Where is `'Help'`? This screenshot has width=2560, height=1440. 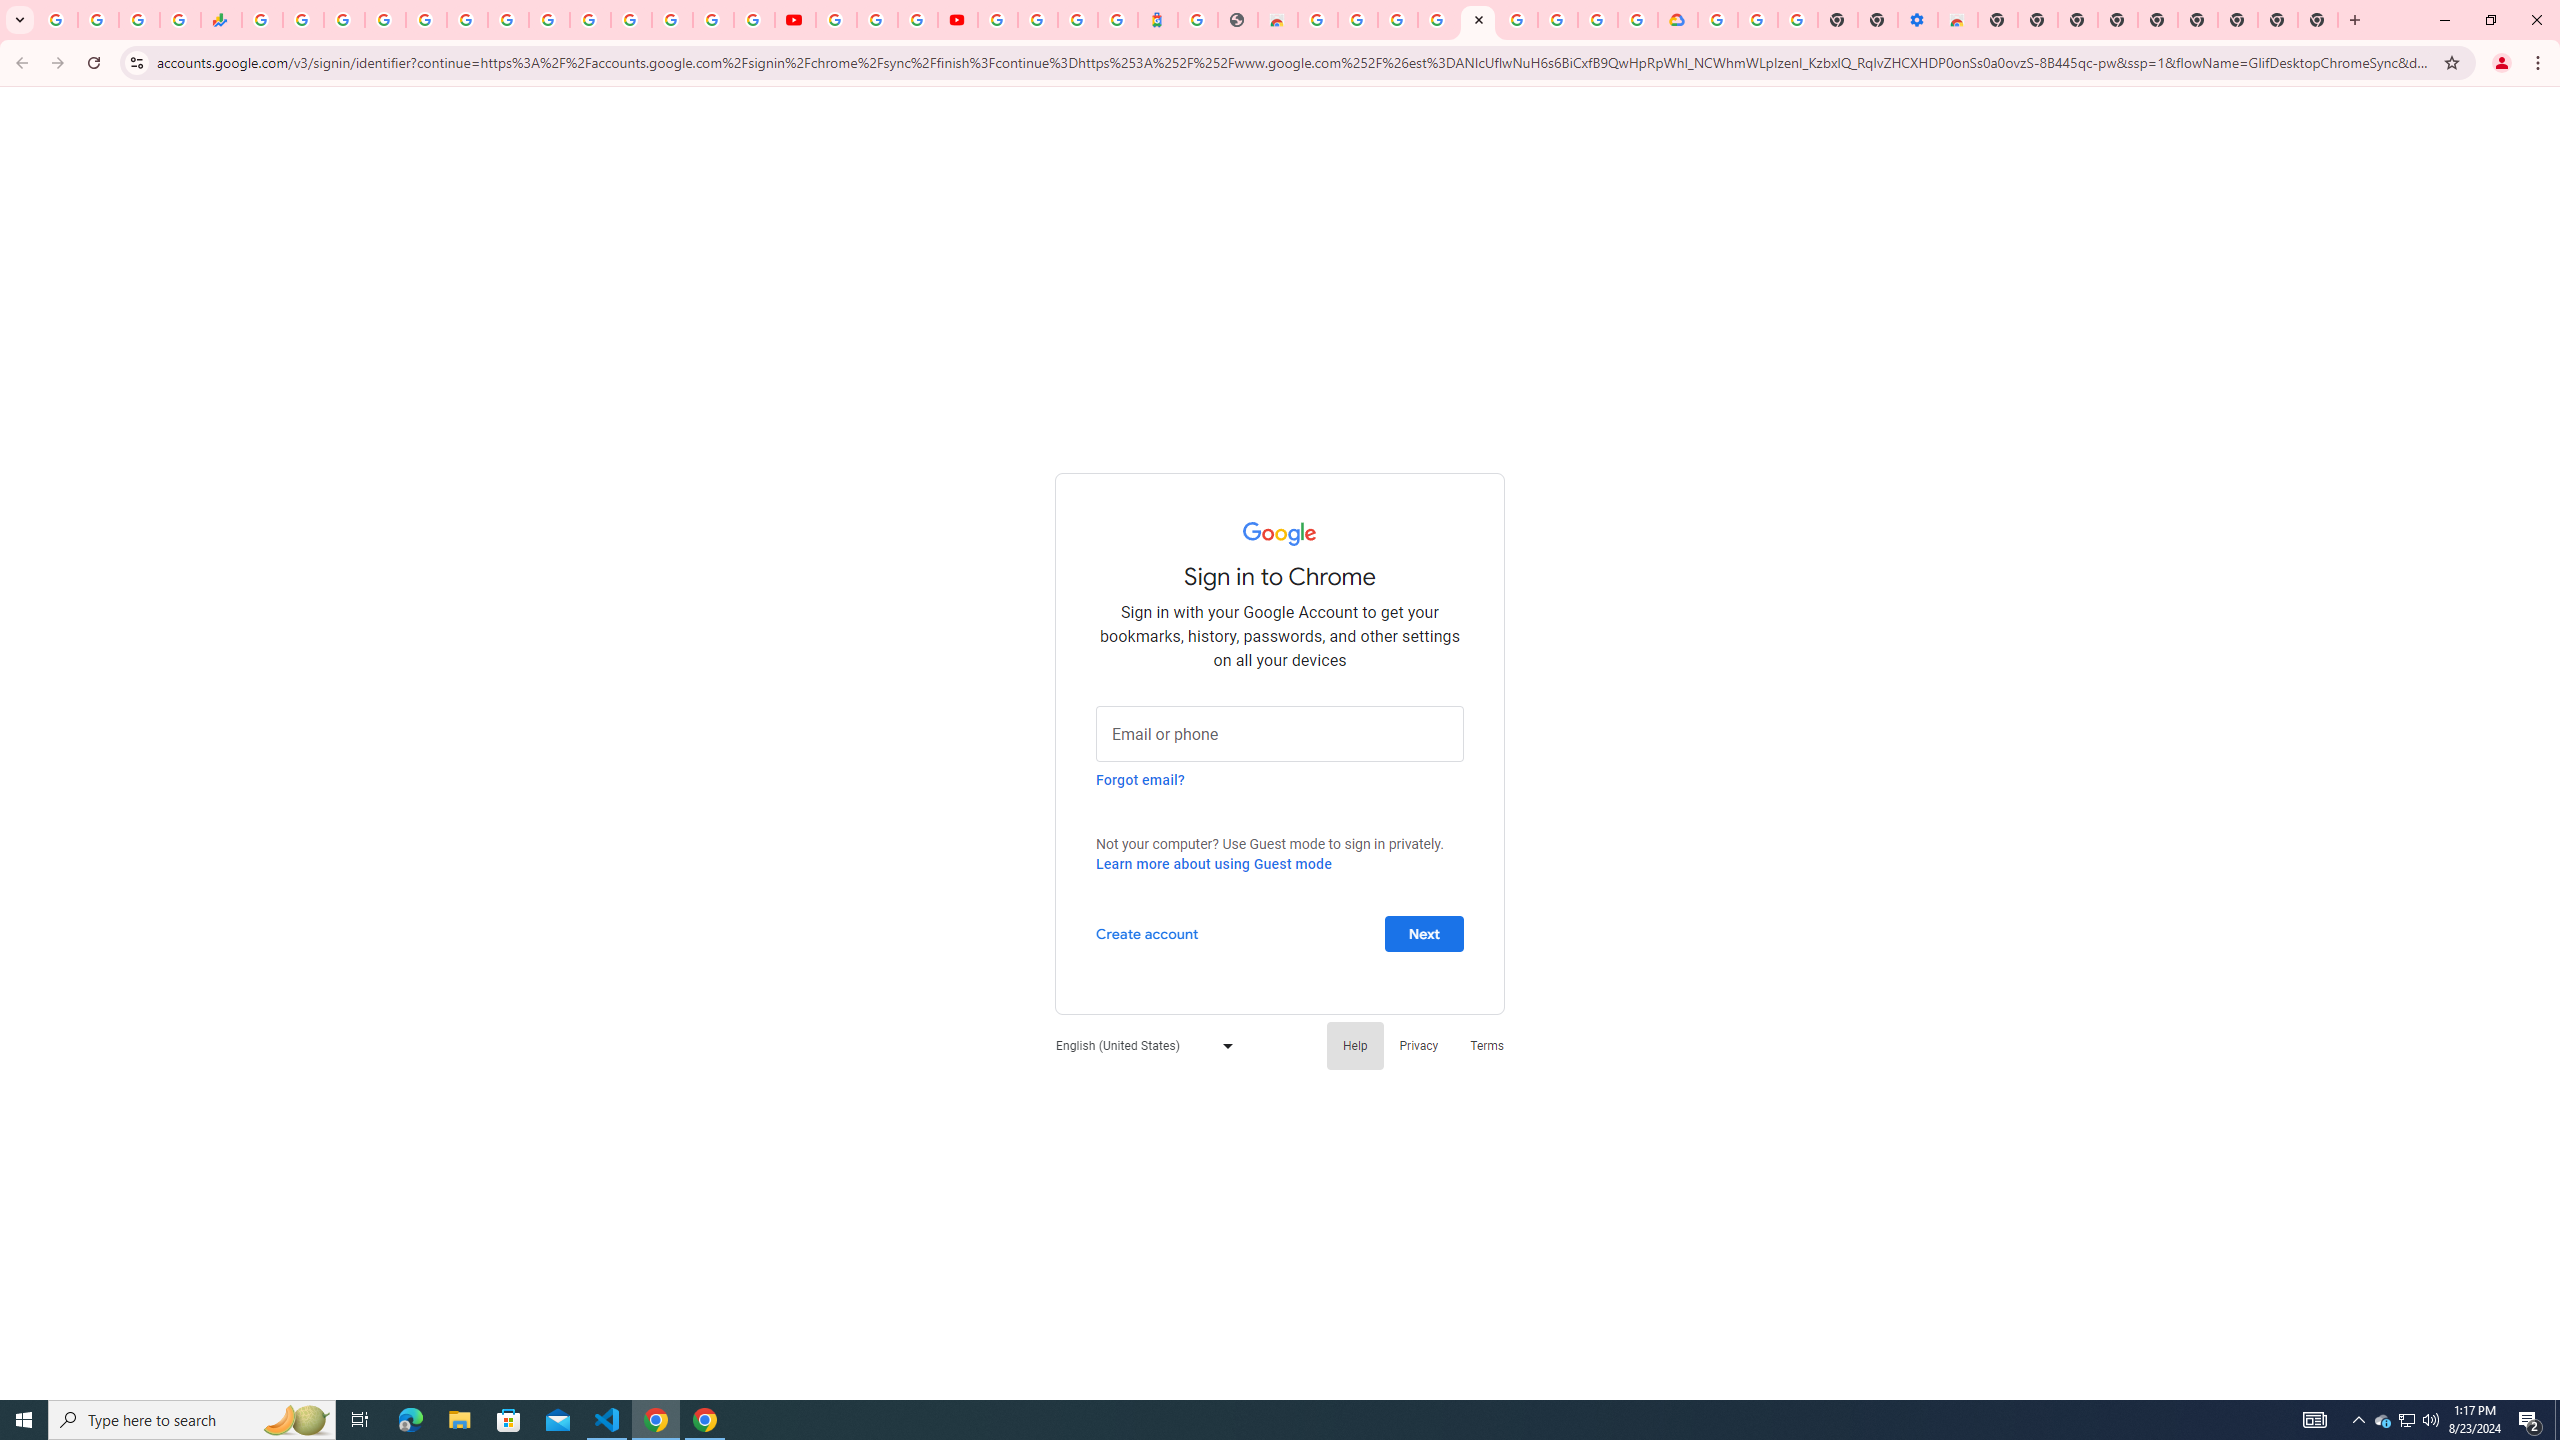 'Help' is located at coordinates (1354, 1045).